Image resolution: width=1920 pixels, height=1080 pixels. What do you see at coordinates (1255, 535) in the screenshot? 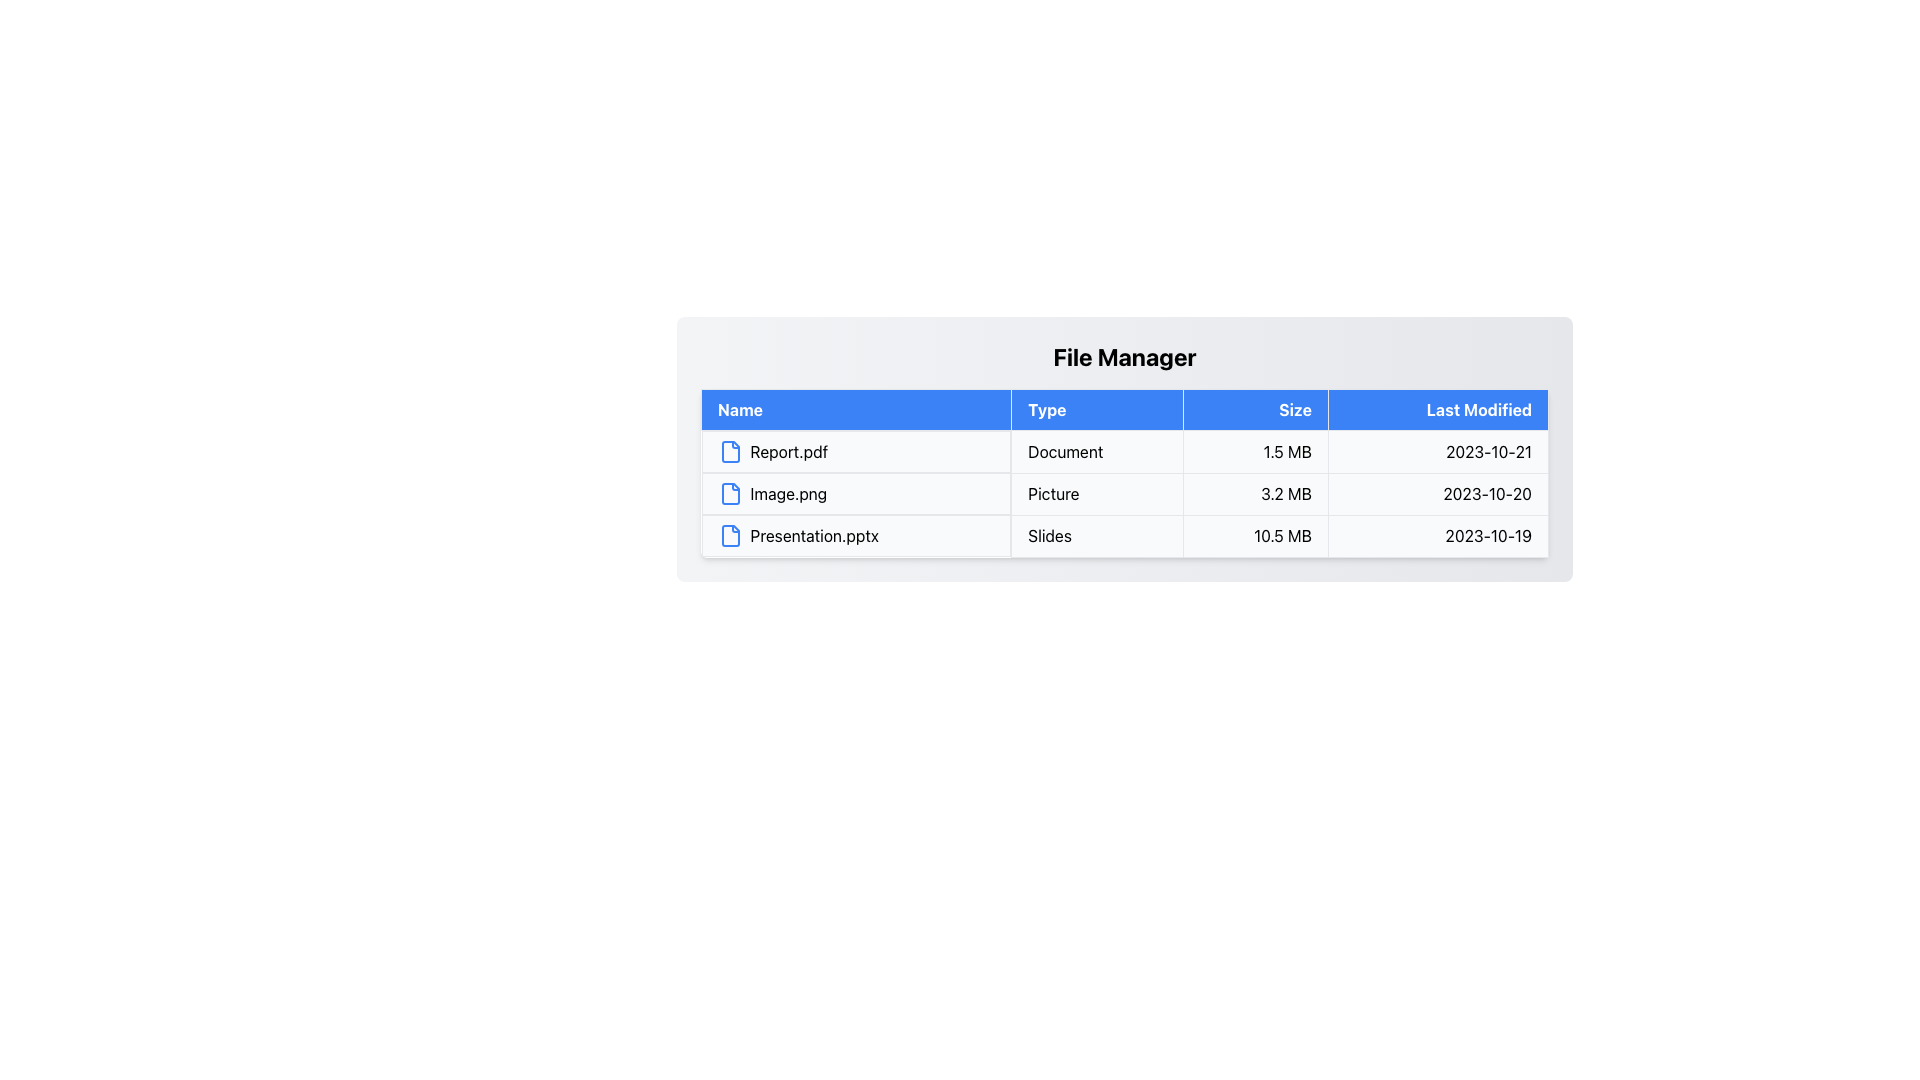
I see `the text display that shows the size of the file 'Presentation.pptx' in megabytes, located in the third column of the table row` at bounding box center [1255, 535].